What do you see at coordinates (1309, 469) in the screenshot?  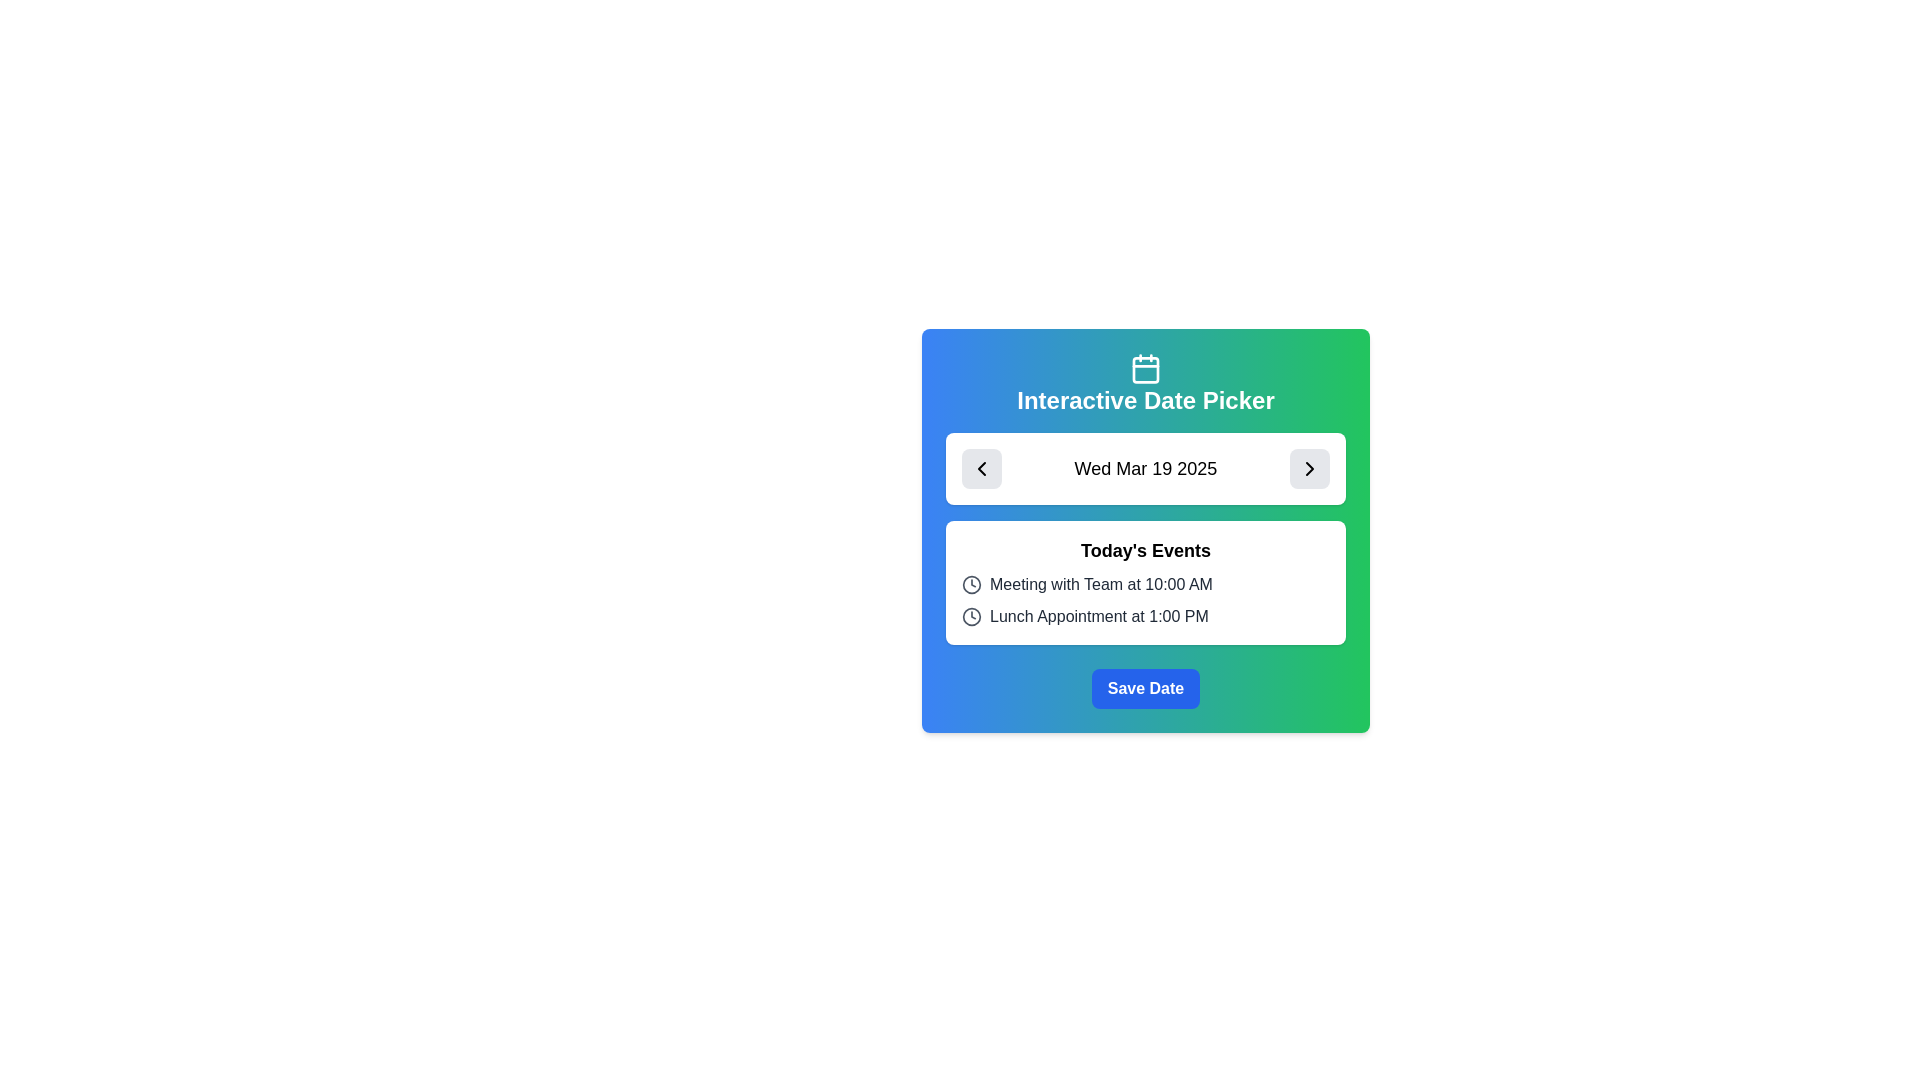 I see `the Chevron icon button located to the far right of the date text ('Wed Mar 19 2025')` at bounding box center [1309, 469].